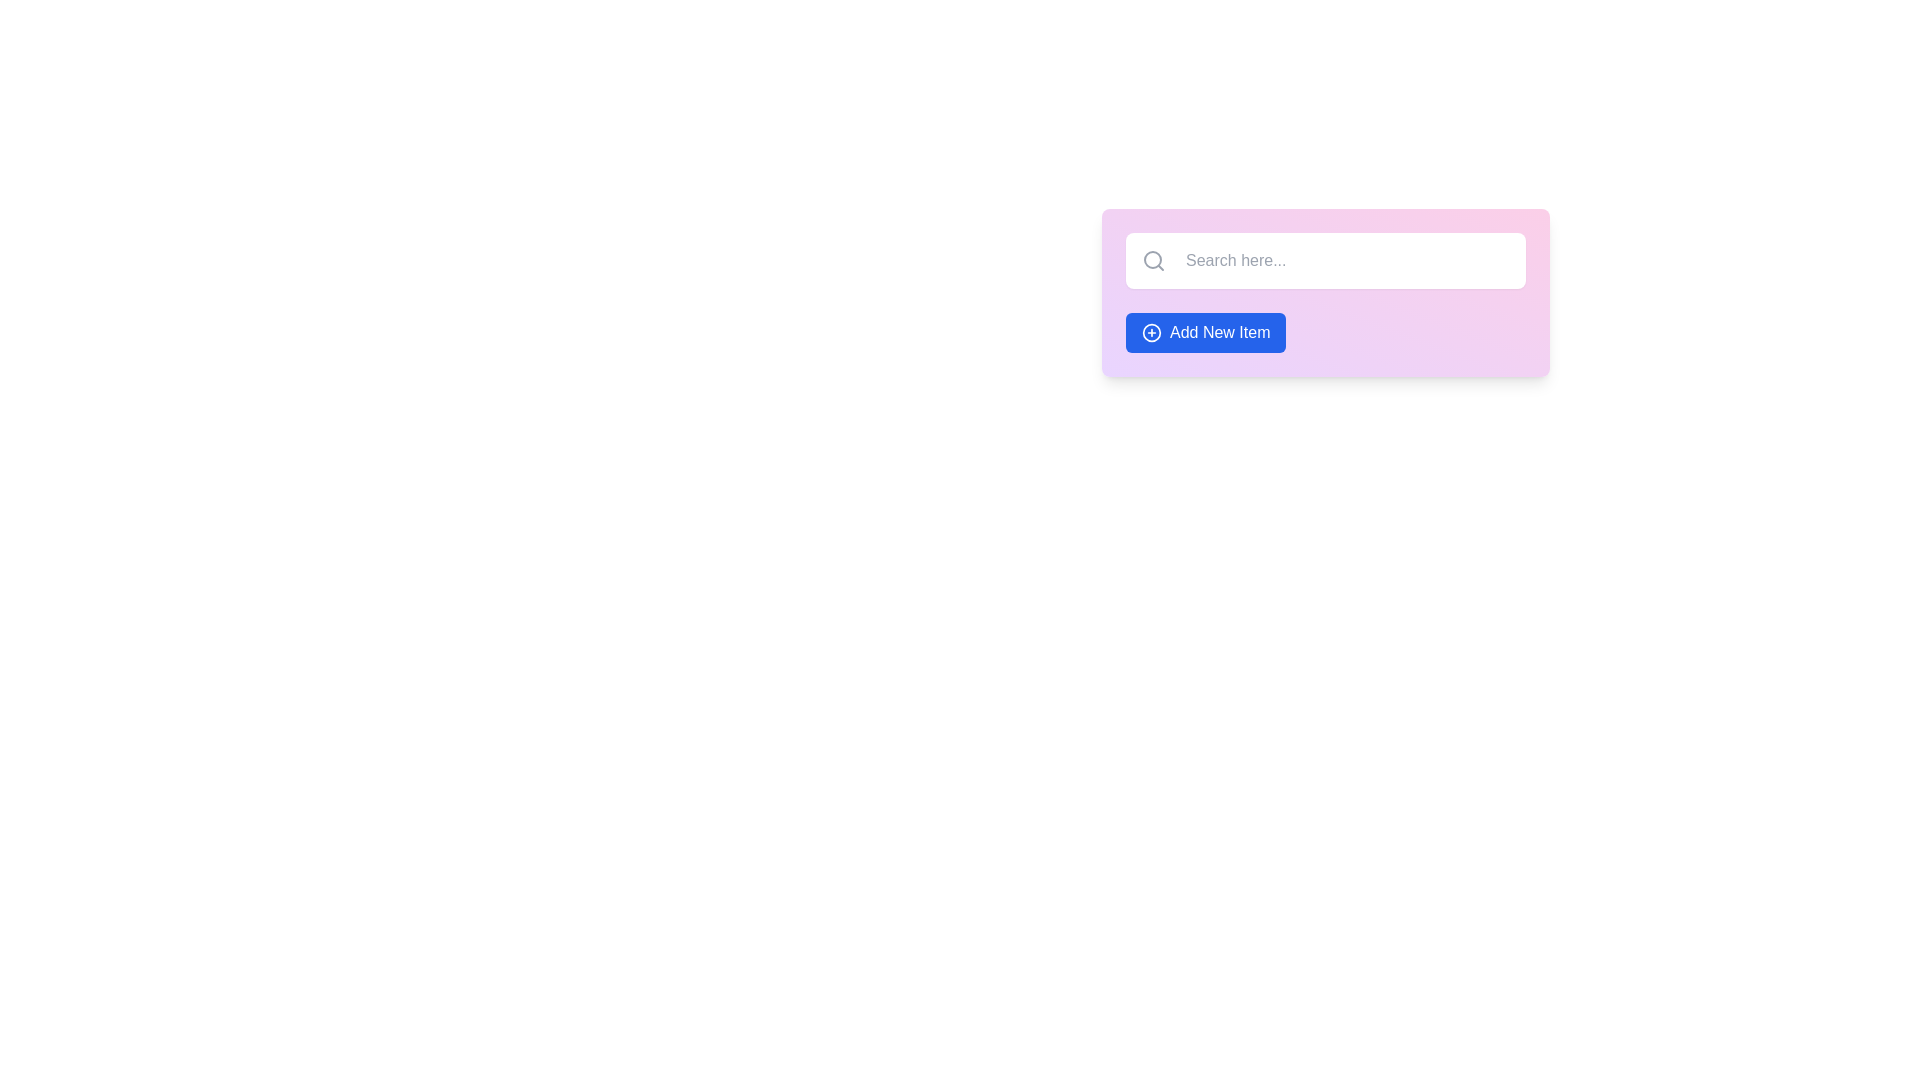  I want to click on the circular part of the search icon located on the left end of the search bar, which is visually distinguished by its circular shape next to the eyeglass handle, so click(1152, 258).